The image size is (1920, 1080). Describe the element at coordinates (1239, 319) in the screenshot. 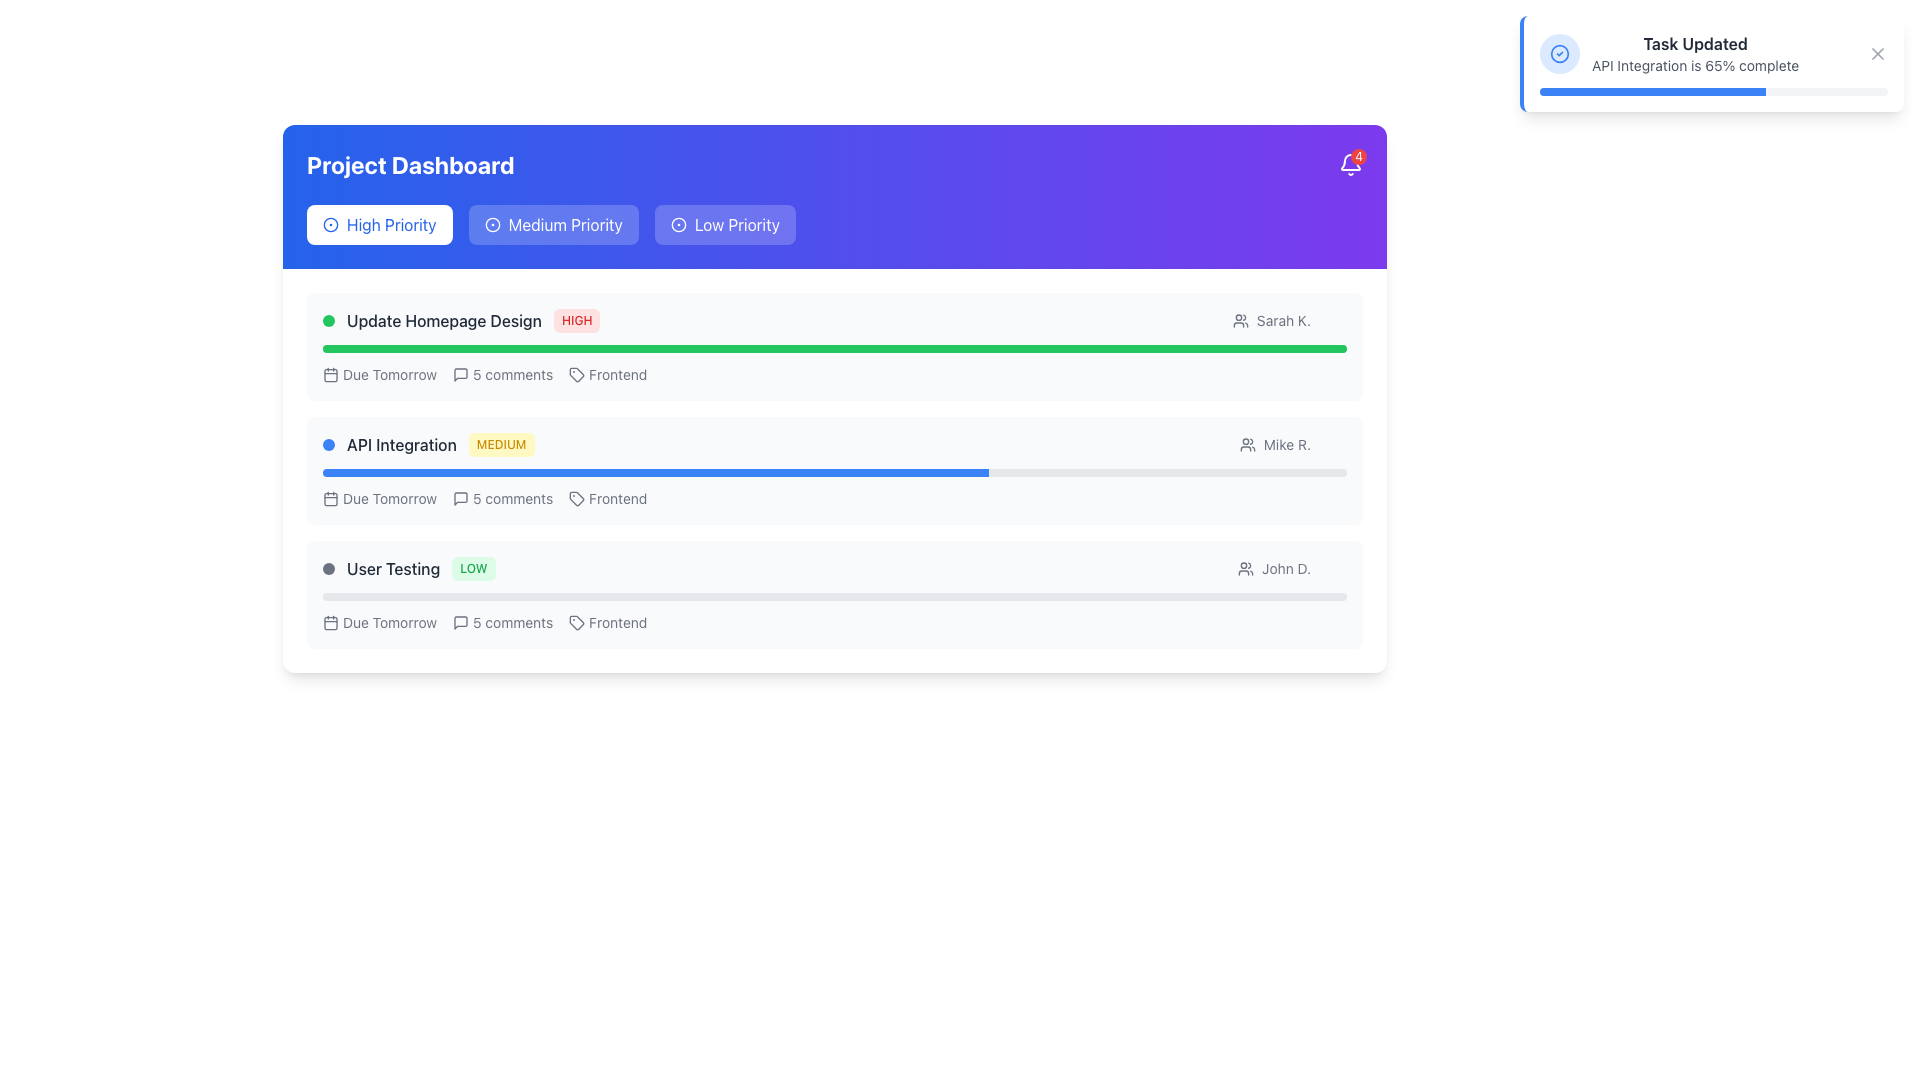

I see `the small outlined gray icon resembling a group of people, located to the left of the 'Sarah K.' text, associated with the task row labeled 'Update Homepage Design'` at that location.